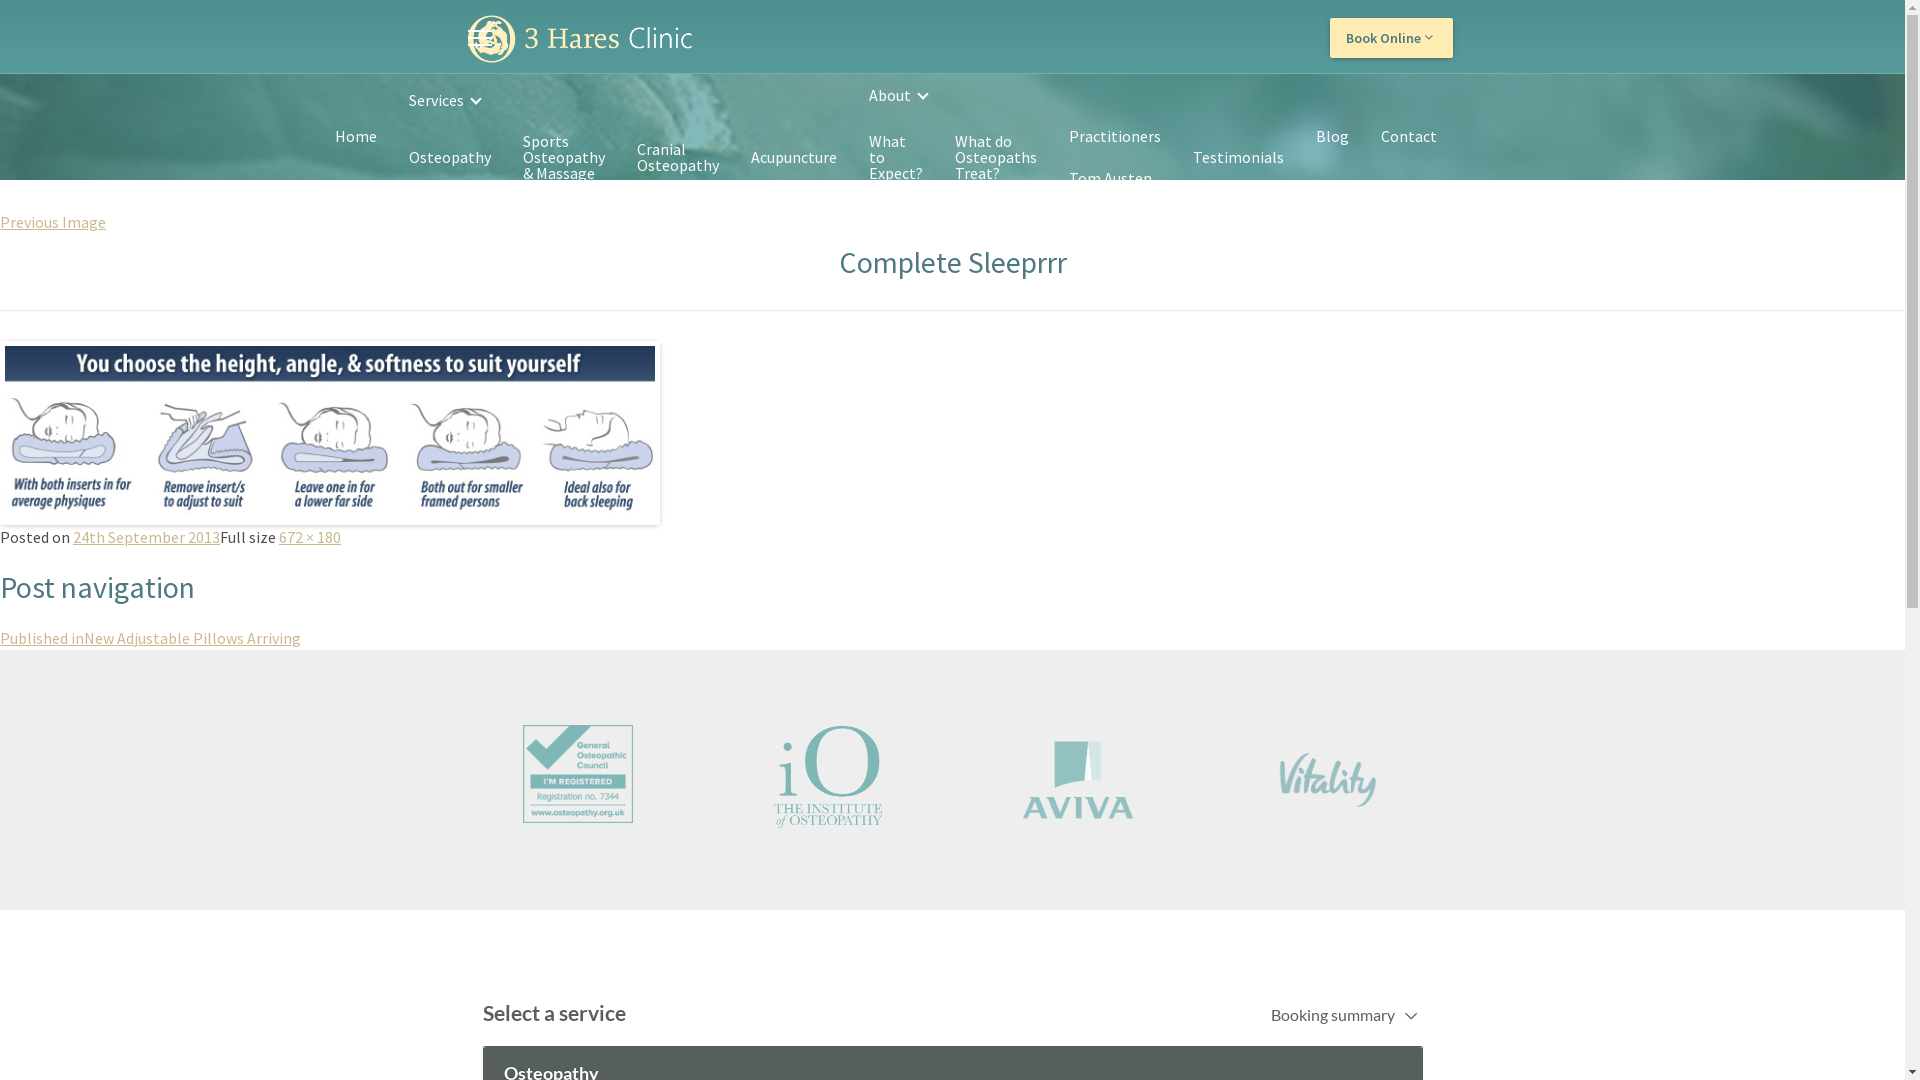 The image size is (1920, 1080). I want to click on 'The Istitute of Osteopathy', so click(828, 775).